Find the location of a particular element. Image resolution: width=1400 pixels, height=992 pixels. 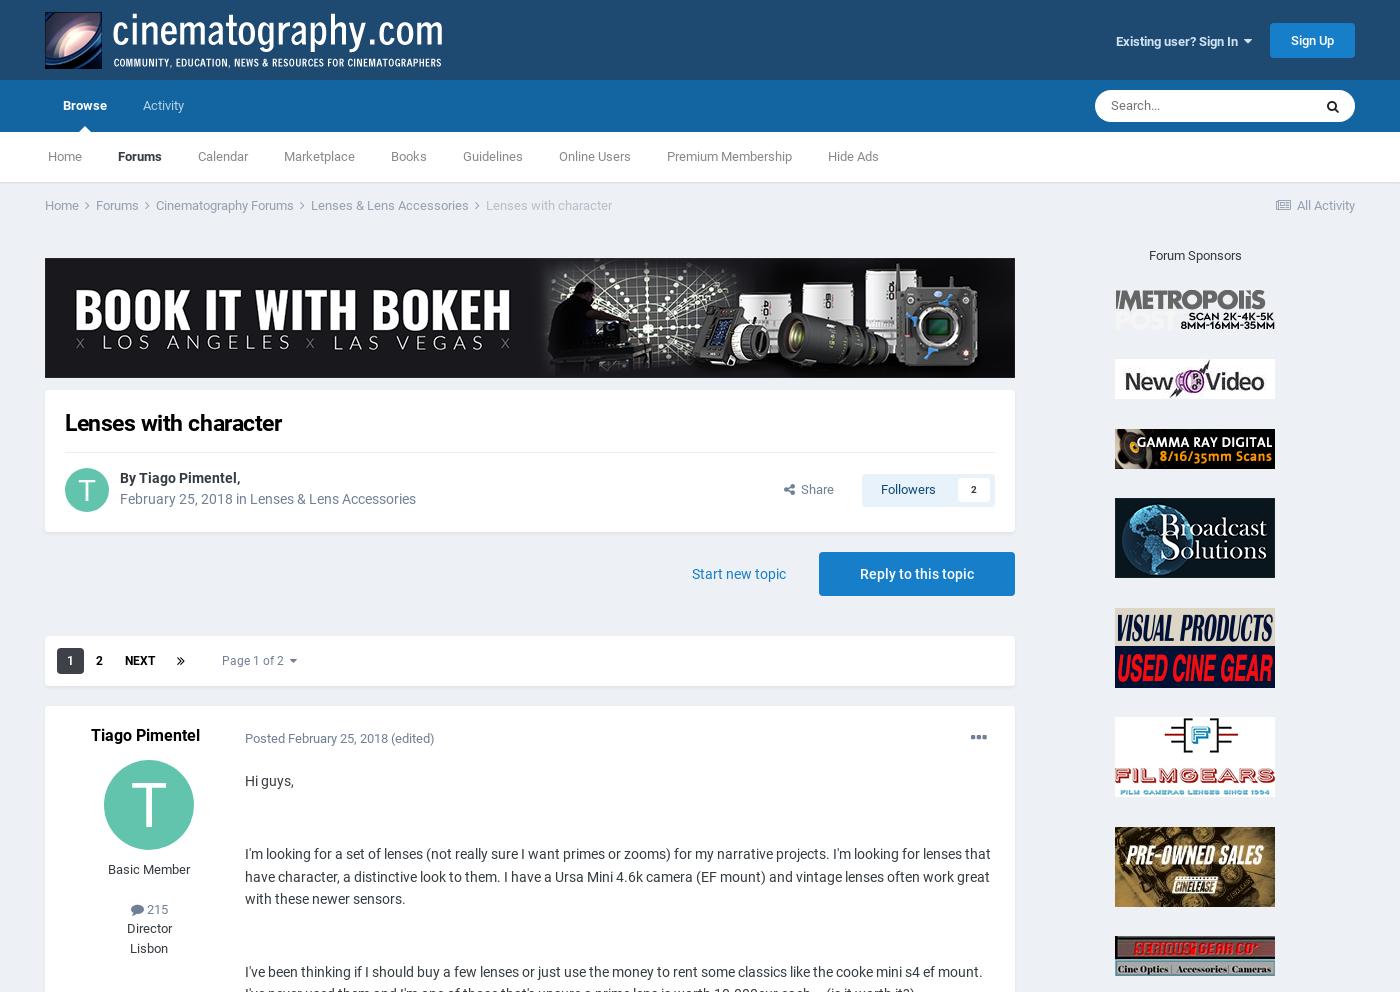

'Reply to this topic' is located at coordinates (917, 573).